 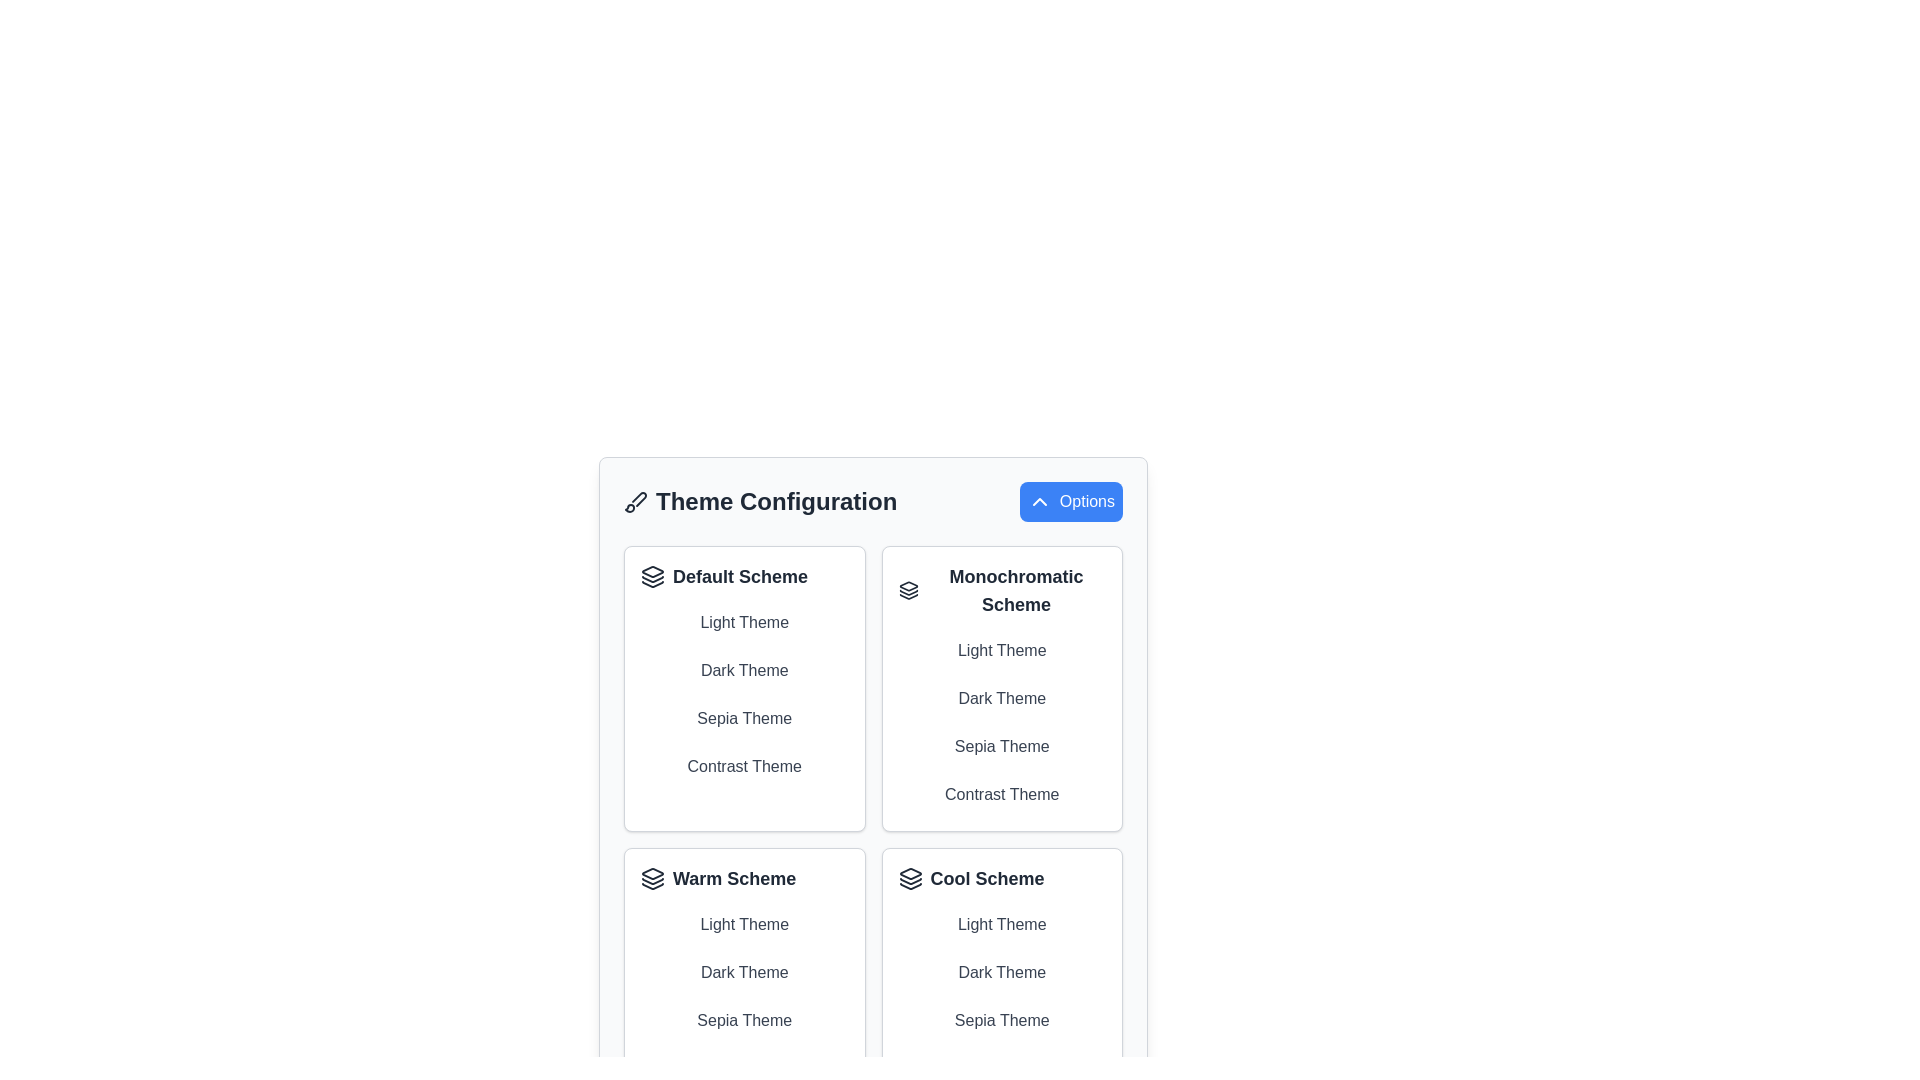 I want to click on the graphical icon representing the 'Monochromatic Scheme' card, located in the upper-left corner of the card section, to the left of the title text 'Monochromatic Scheme', so click(x=907, y=589).